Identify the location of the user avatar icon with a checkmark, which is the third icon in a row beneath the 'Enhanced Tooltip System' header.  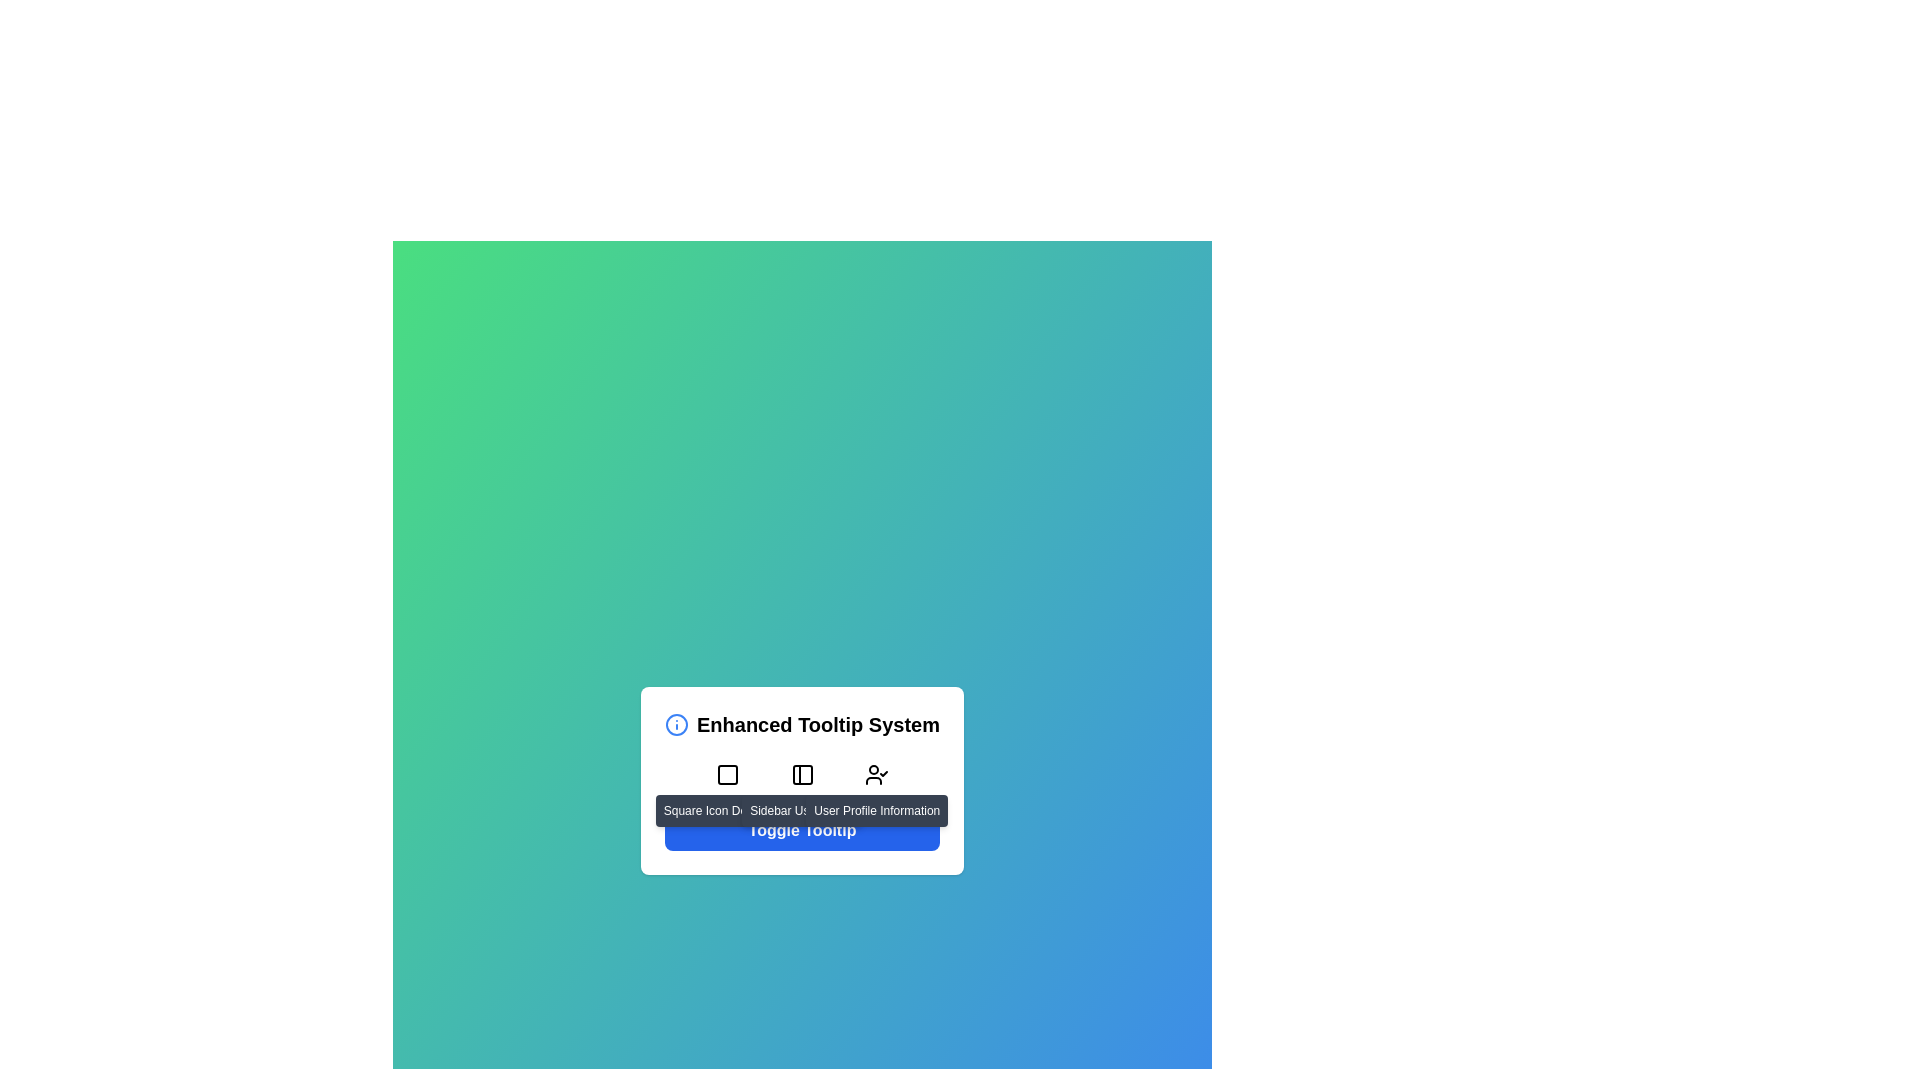
(877, 774).